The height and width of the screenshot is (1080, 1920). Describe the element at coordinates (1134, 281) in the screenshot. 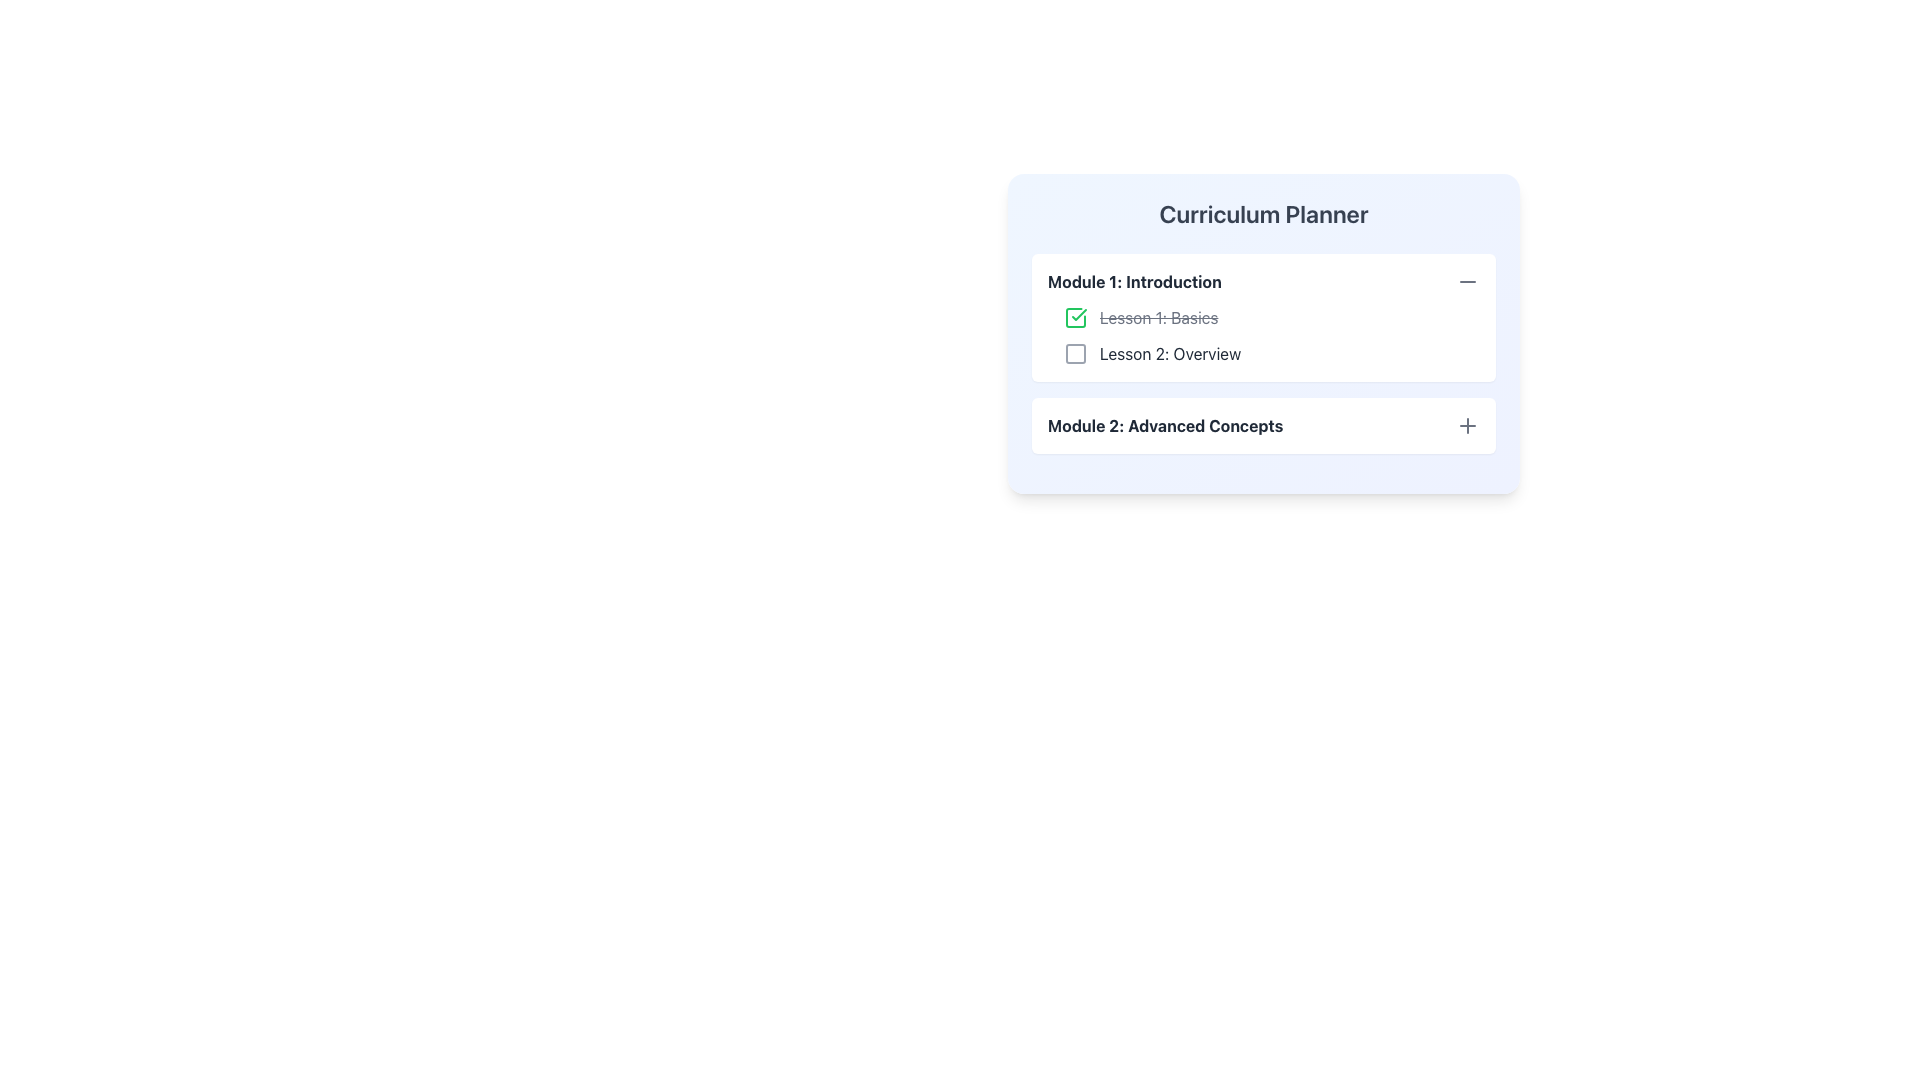

I see `the static text element that serves as the header for 'Module 1: Introduction', located in the top-left corner of the module section` at that location.